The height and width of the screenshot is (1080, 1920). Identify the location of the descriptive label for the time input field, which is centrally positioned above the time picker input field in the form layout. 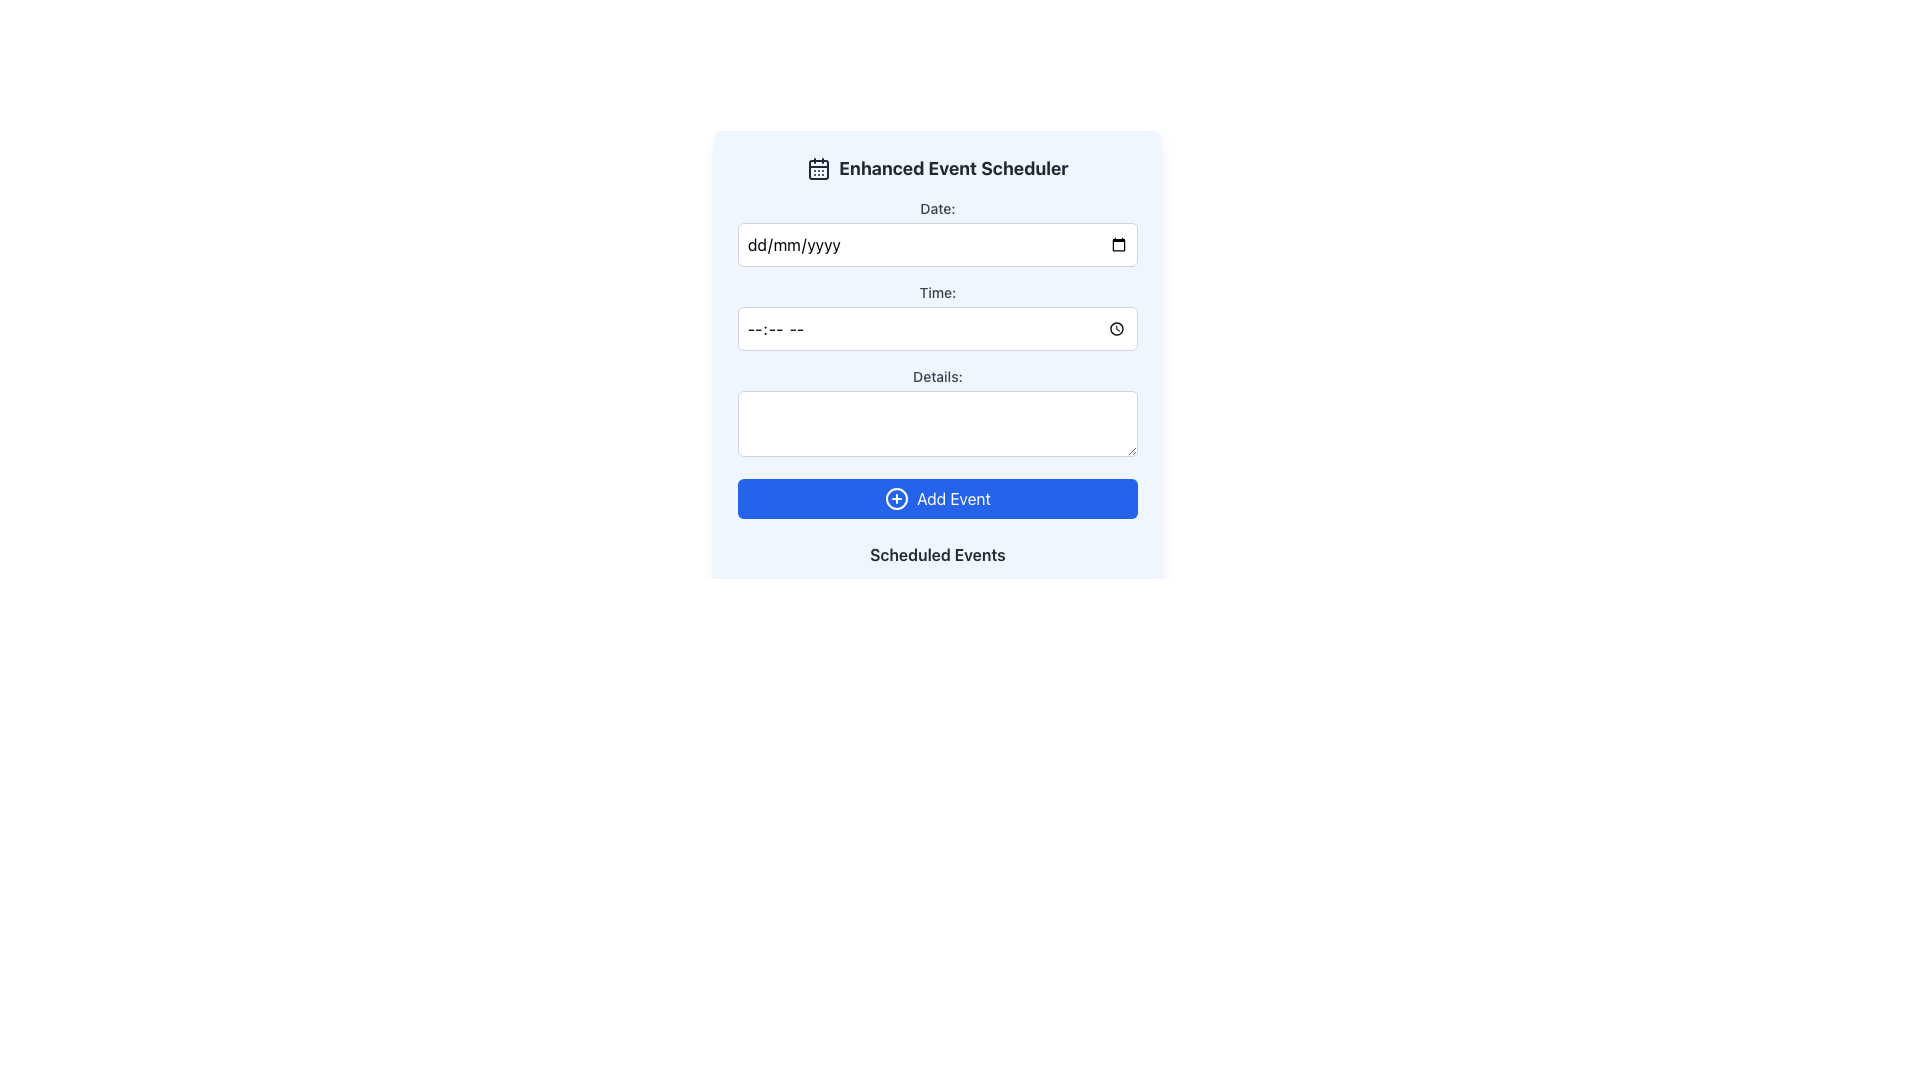
(936, 293).